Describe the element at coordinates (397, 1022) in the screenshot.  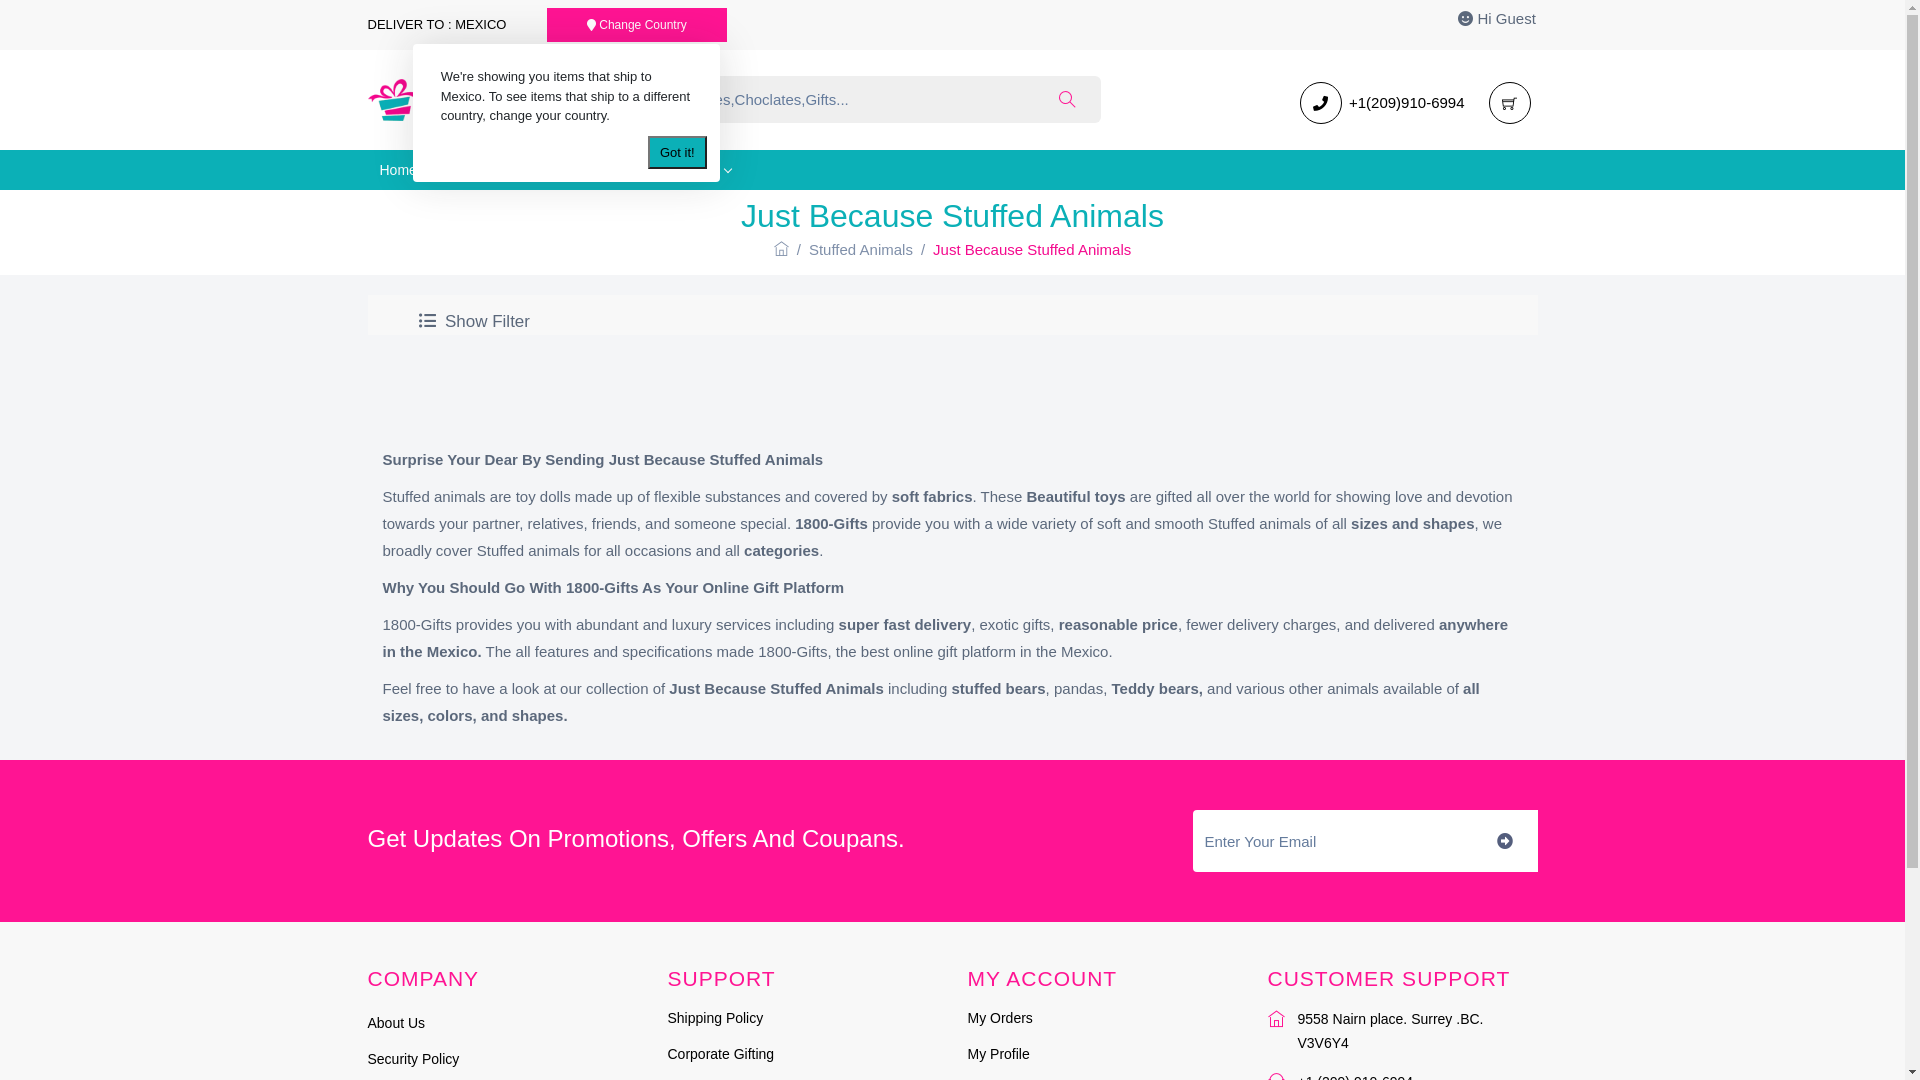
I see `'About Us'` at that location.